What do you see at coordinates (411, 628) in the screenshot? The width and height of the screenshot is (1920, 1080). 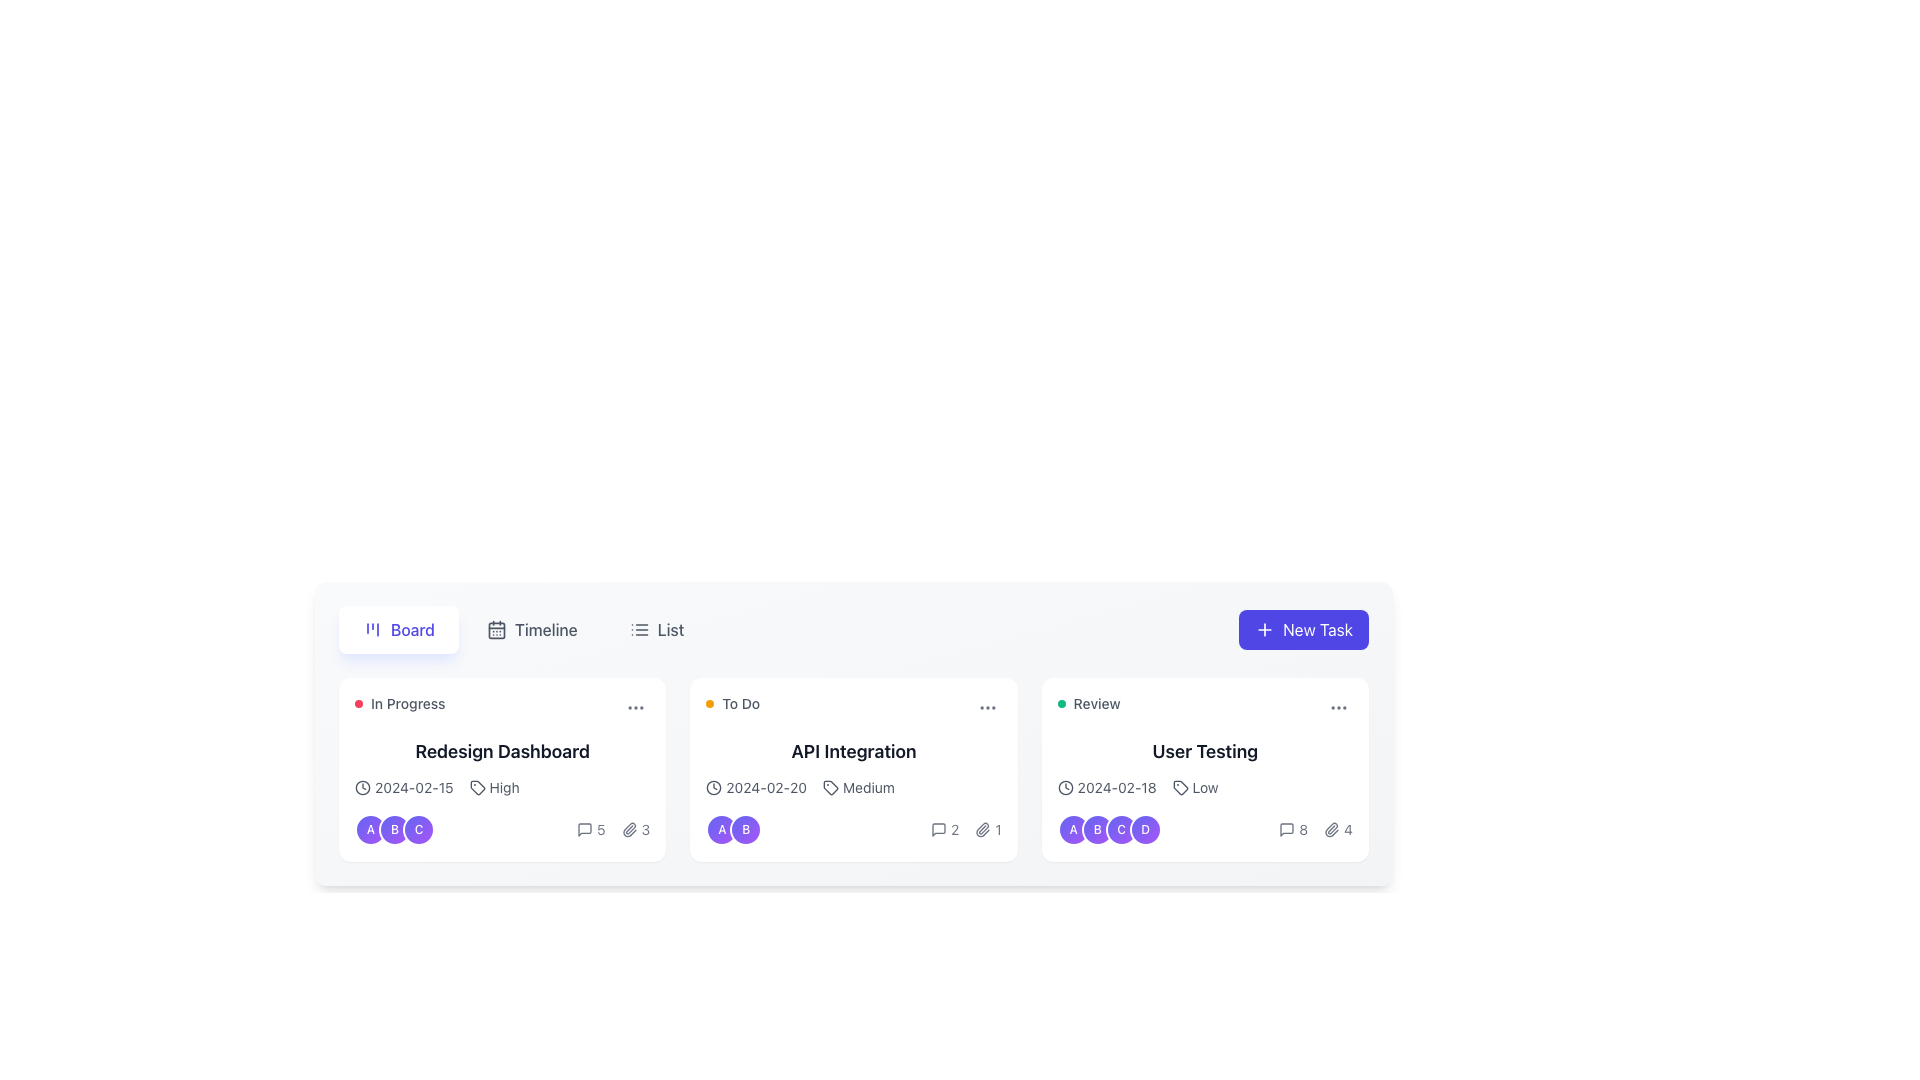 I see `the text label displaying the word 'Board' which is styled in purple with a slight shadow, located in the center-right side of a clickable button within a navigational menu` at bounding box center [411, 628].